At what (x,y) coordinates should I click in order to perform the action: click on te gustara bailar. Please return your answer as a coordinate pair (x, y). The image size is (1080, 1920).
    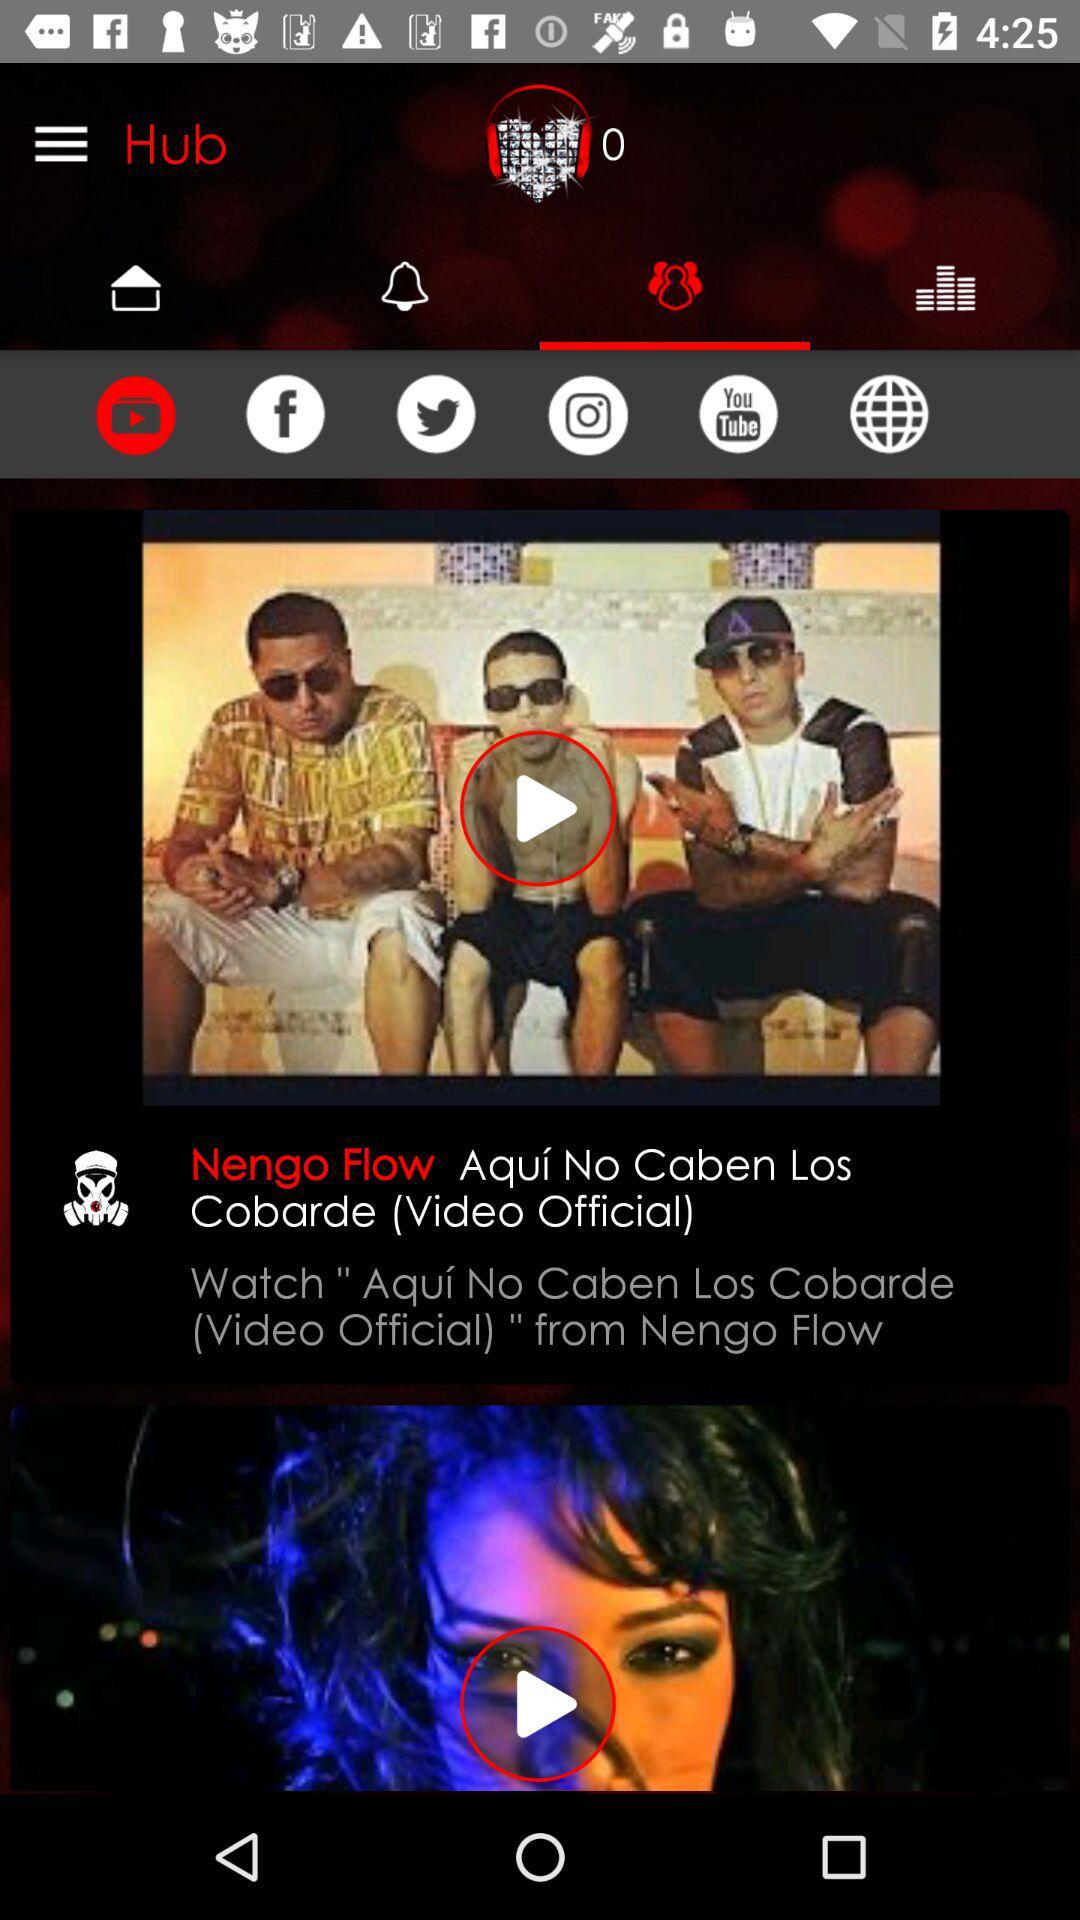
    Looking at the image, I should click on (134, 413).